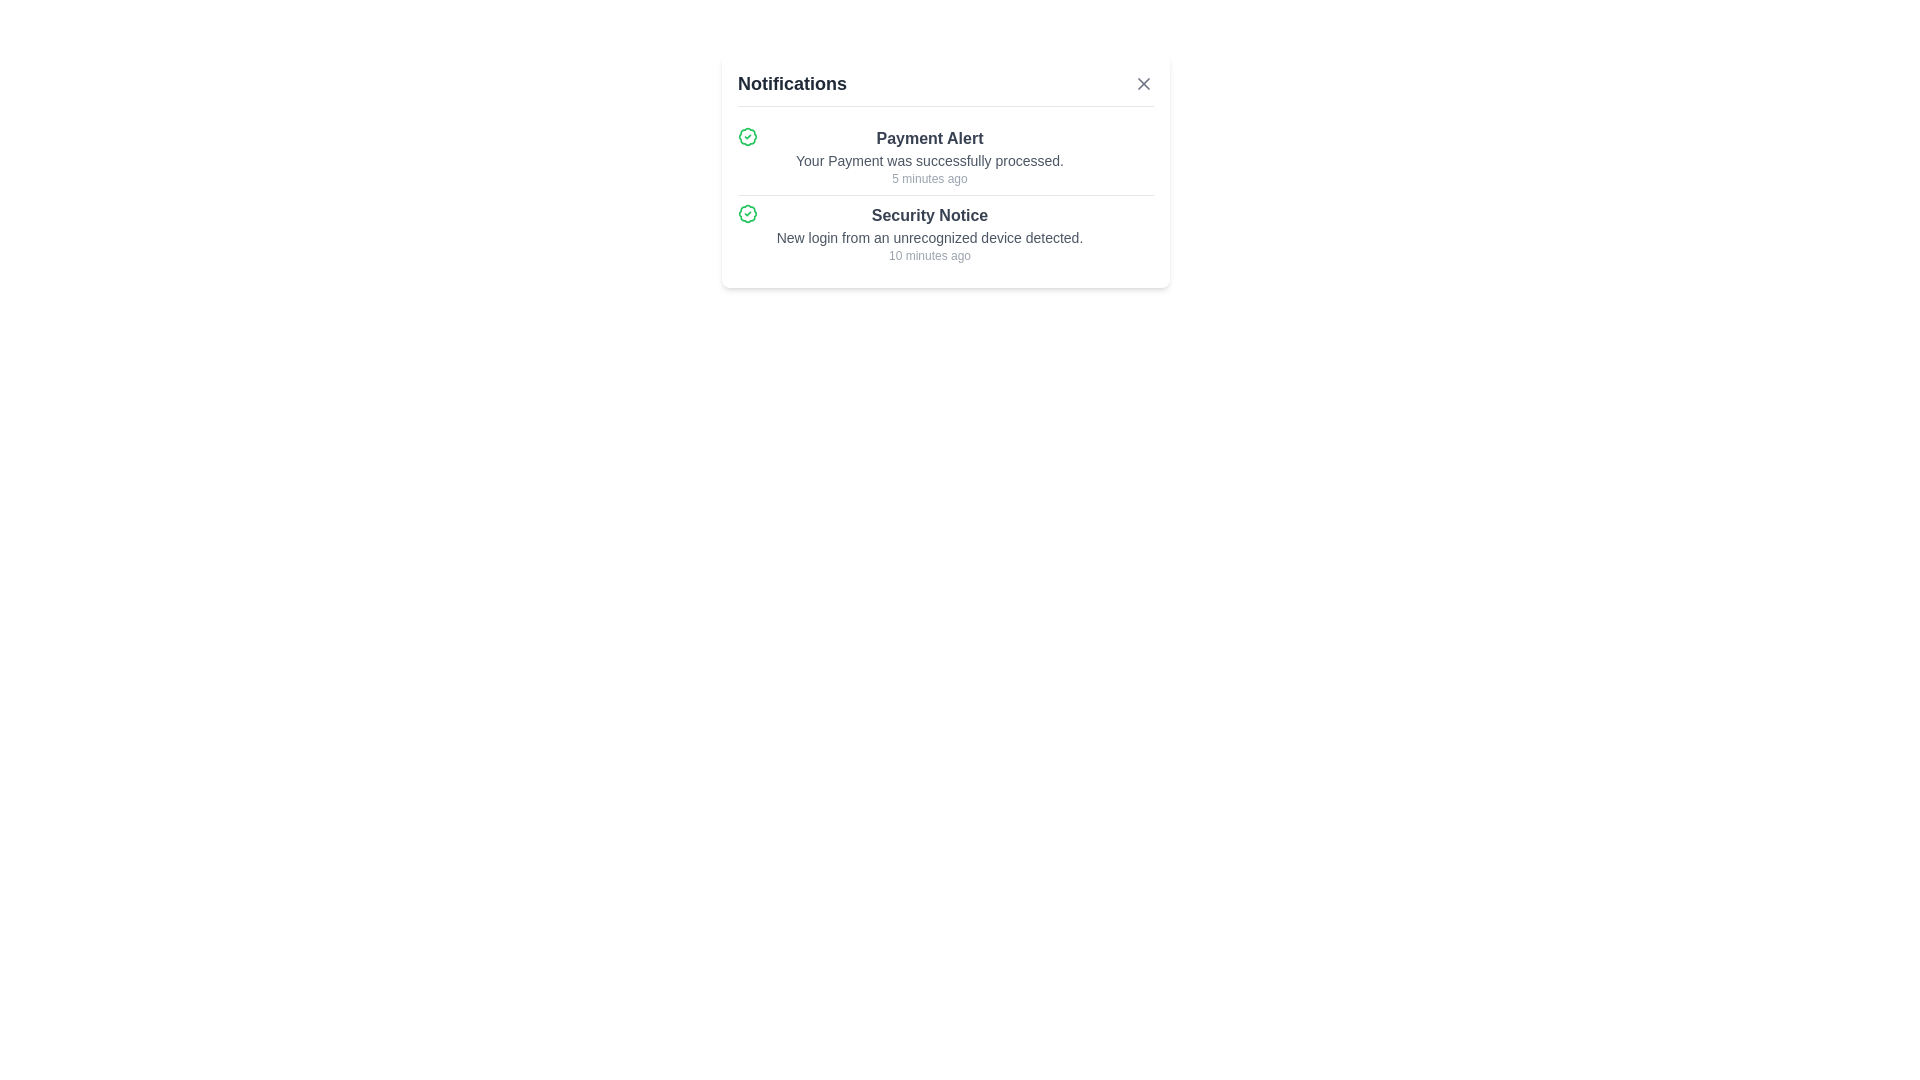 The height and width of the screenshot is (1080, 1920). What do you see at coordinates (929, 237) in the screenshot?
I see `supplementary text that states 'New login from an unrecognized device detected.' which is located below the 'Security Notice' heading` at bounding box center [929, 237].